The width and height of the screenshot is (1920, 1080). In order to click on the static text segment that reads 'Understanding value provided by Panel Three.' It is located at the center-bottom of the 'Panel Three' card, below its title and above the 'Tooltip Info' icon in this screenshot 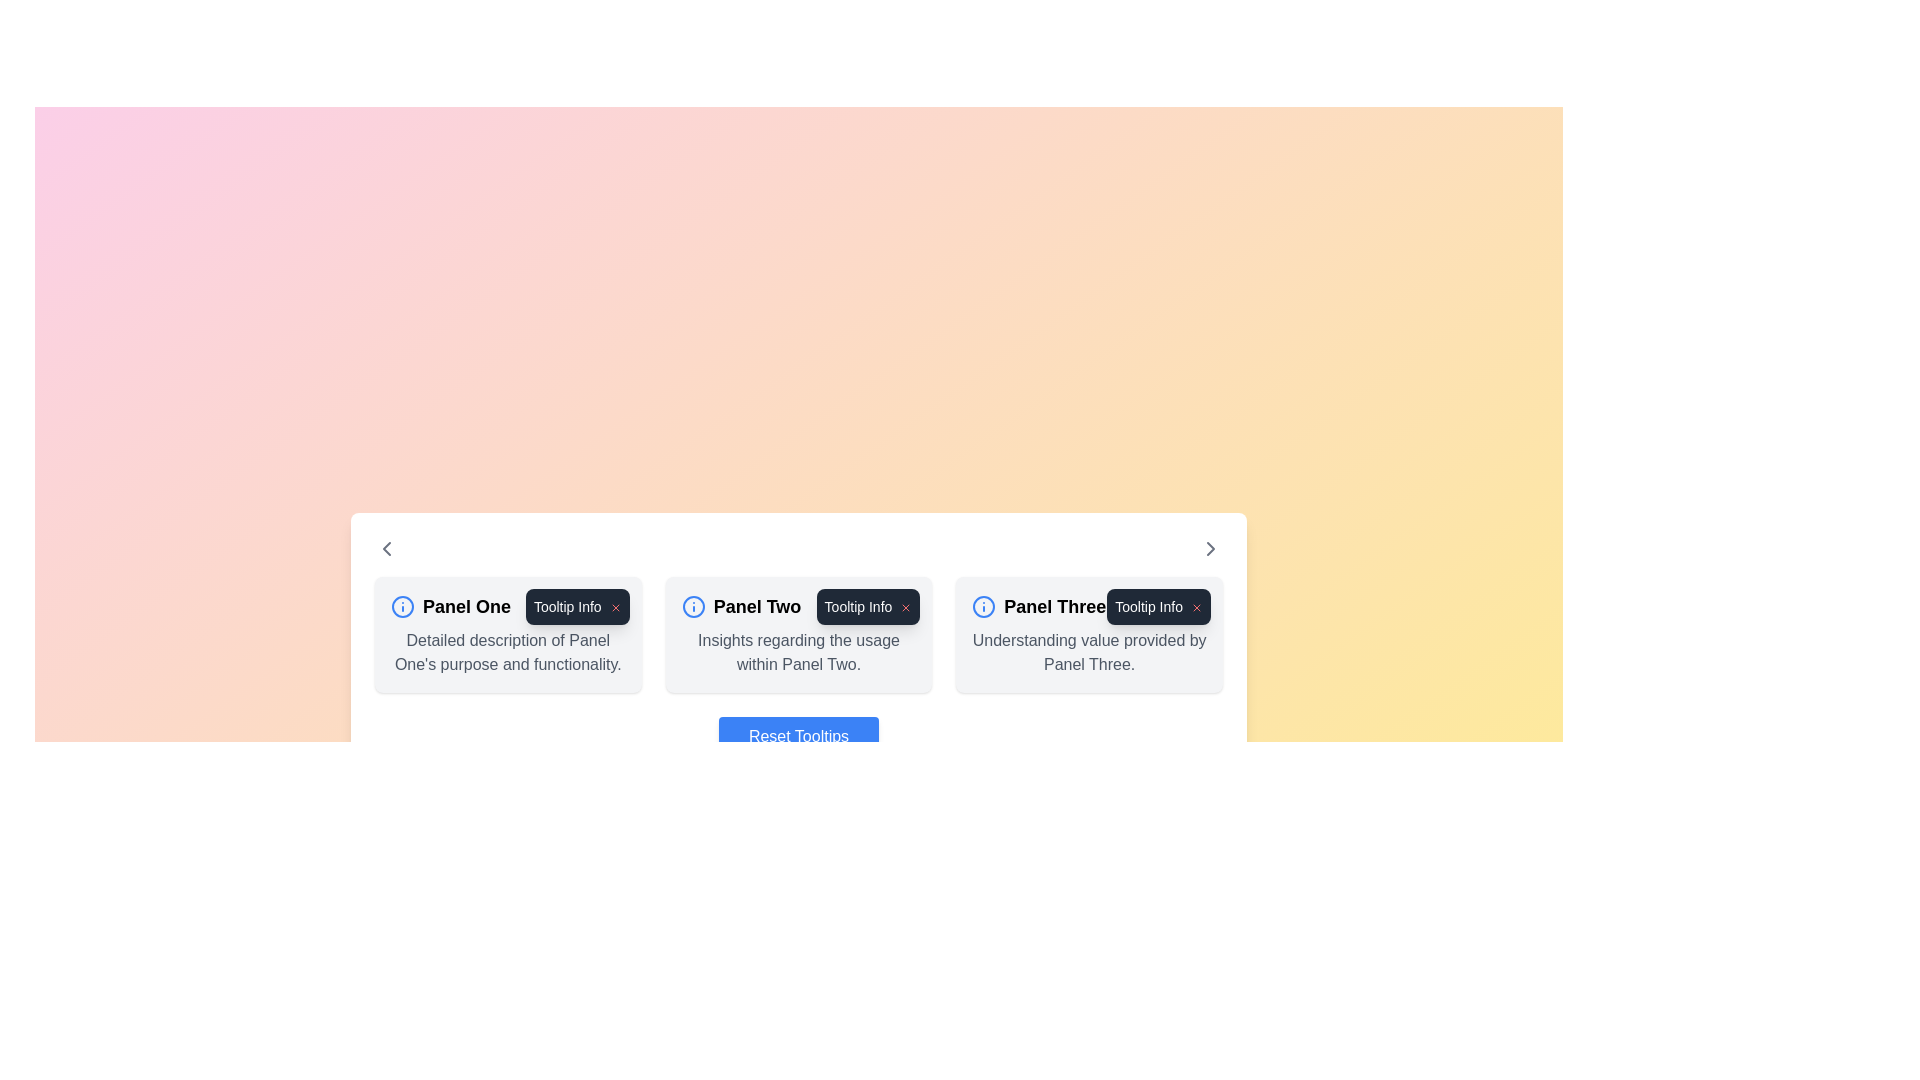, I will do `click(1088, 652)`.